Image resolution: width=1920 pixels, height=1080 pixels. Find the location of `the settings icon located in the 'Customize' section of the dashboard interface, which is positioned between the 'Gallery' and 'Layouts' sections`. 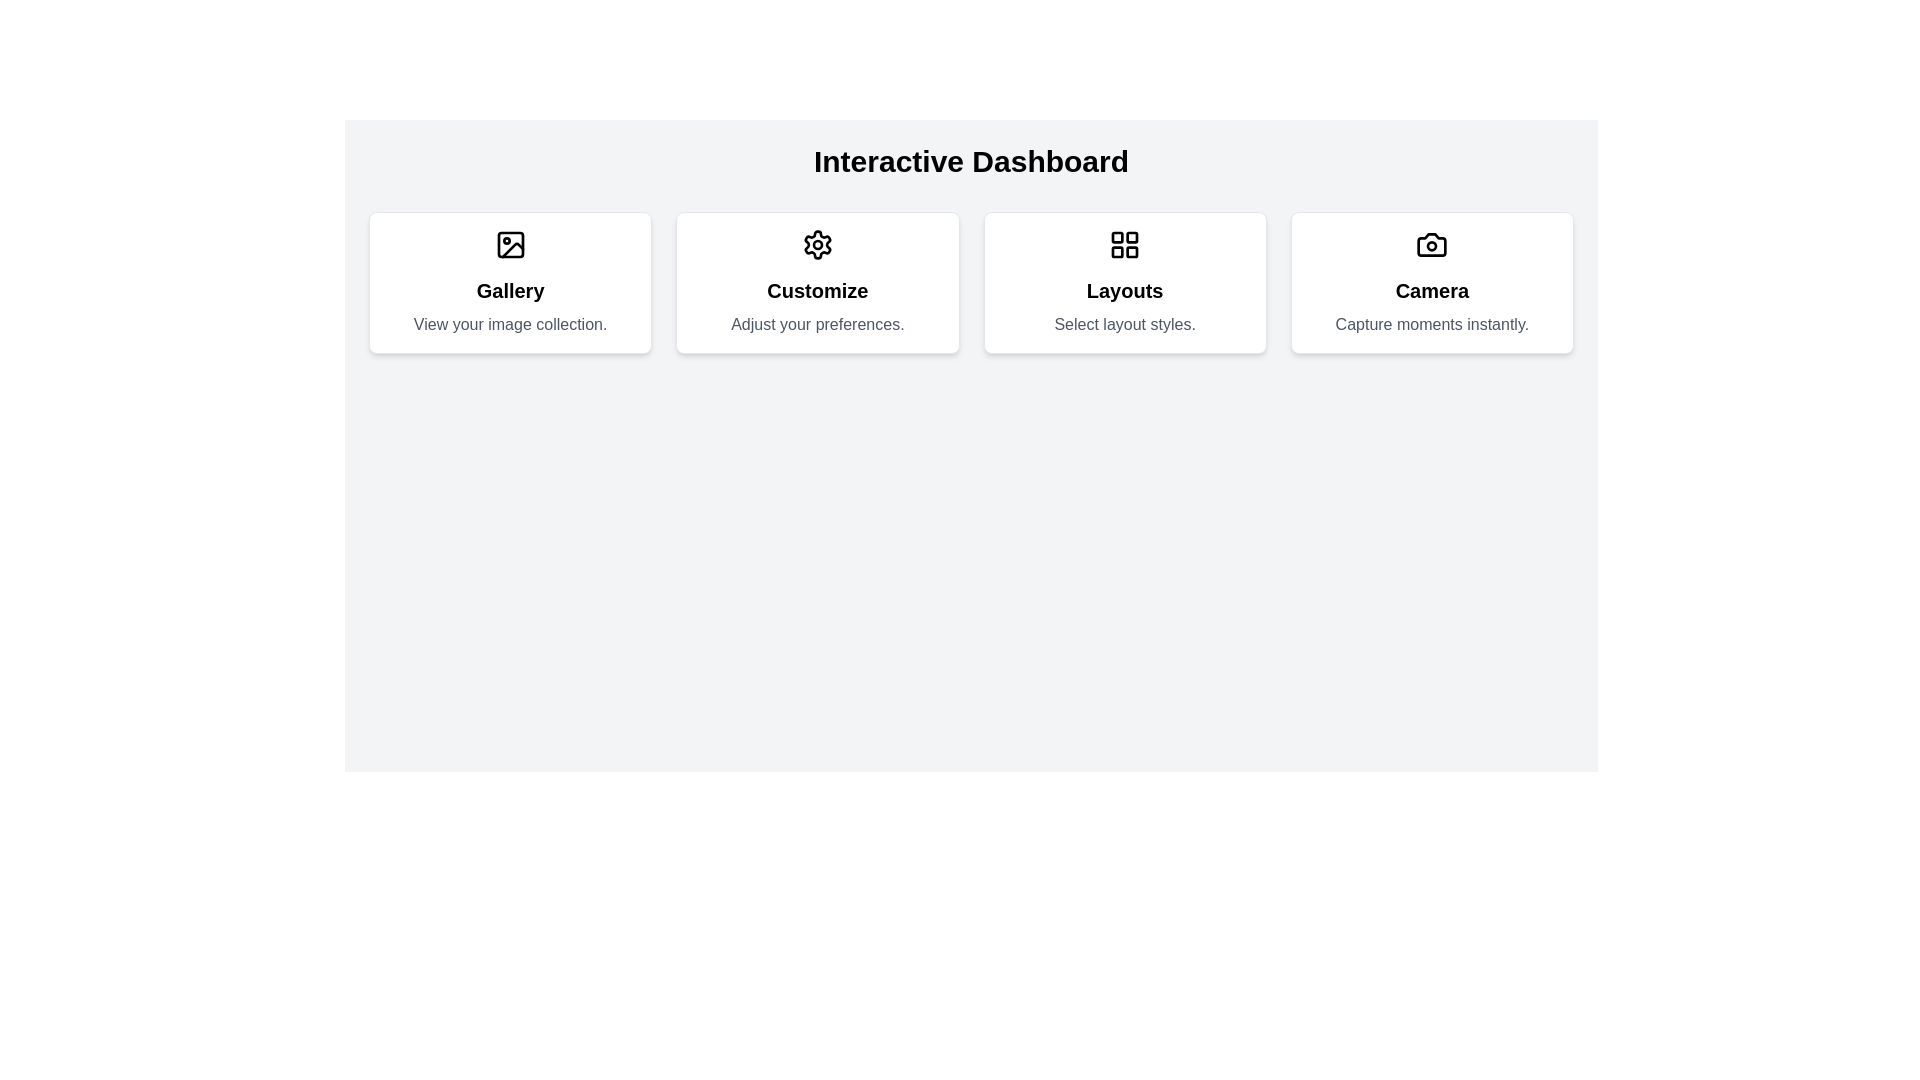

the settings icon located in the 'Customize' section of the dashboard interface, which is positioned between the 'Gallery' and 'Layouts' sections is located at coordinates (817, 244).